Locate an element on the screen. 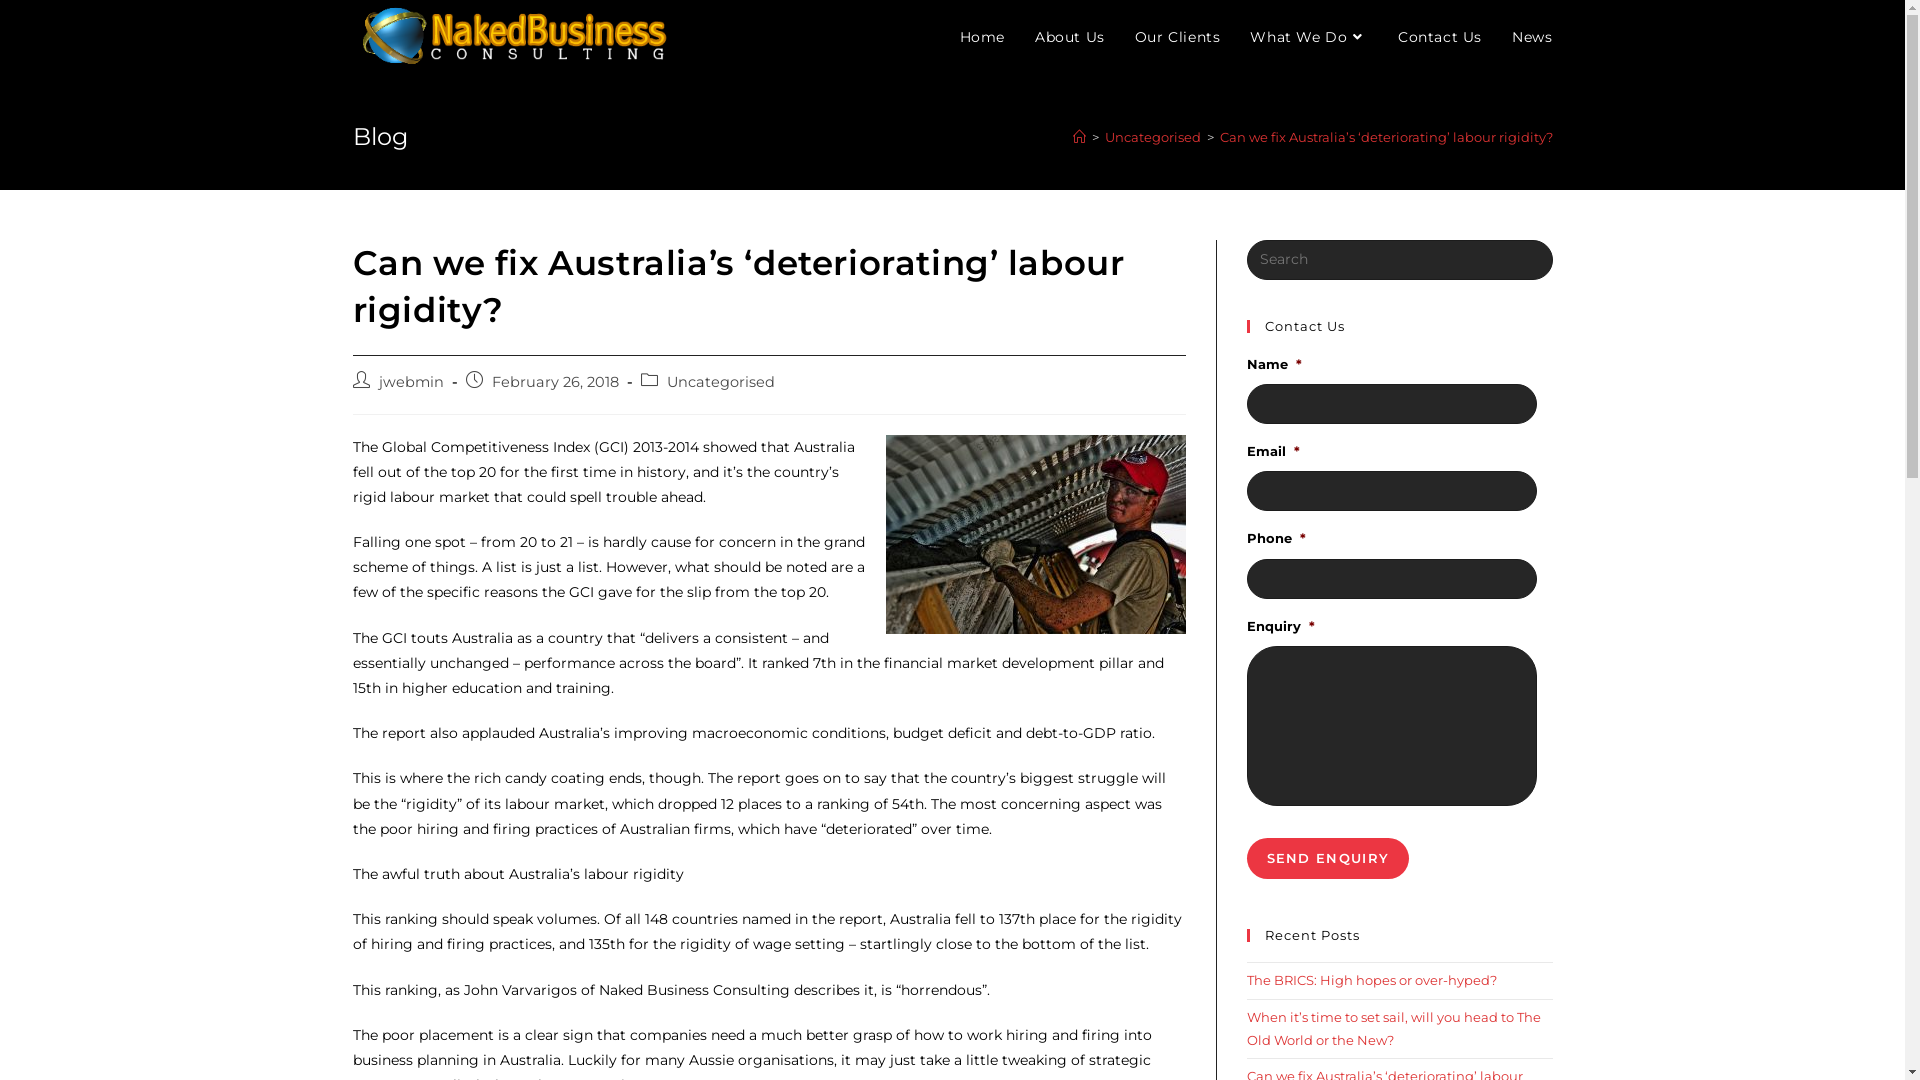 This screenshot has height=1080, width=1920. 'Send Enquiry' is located at coordinates (1327, 857).